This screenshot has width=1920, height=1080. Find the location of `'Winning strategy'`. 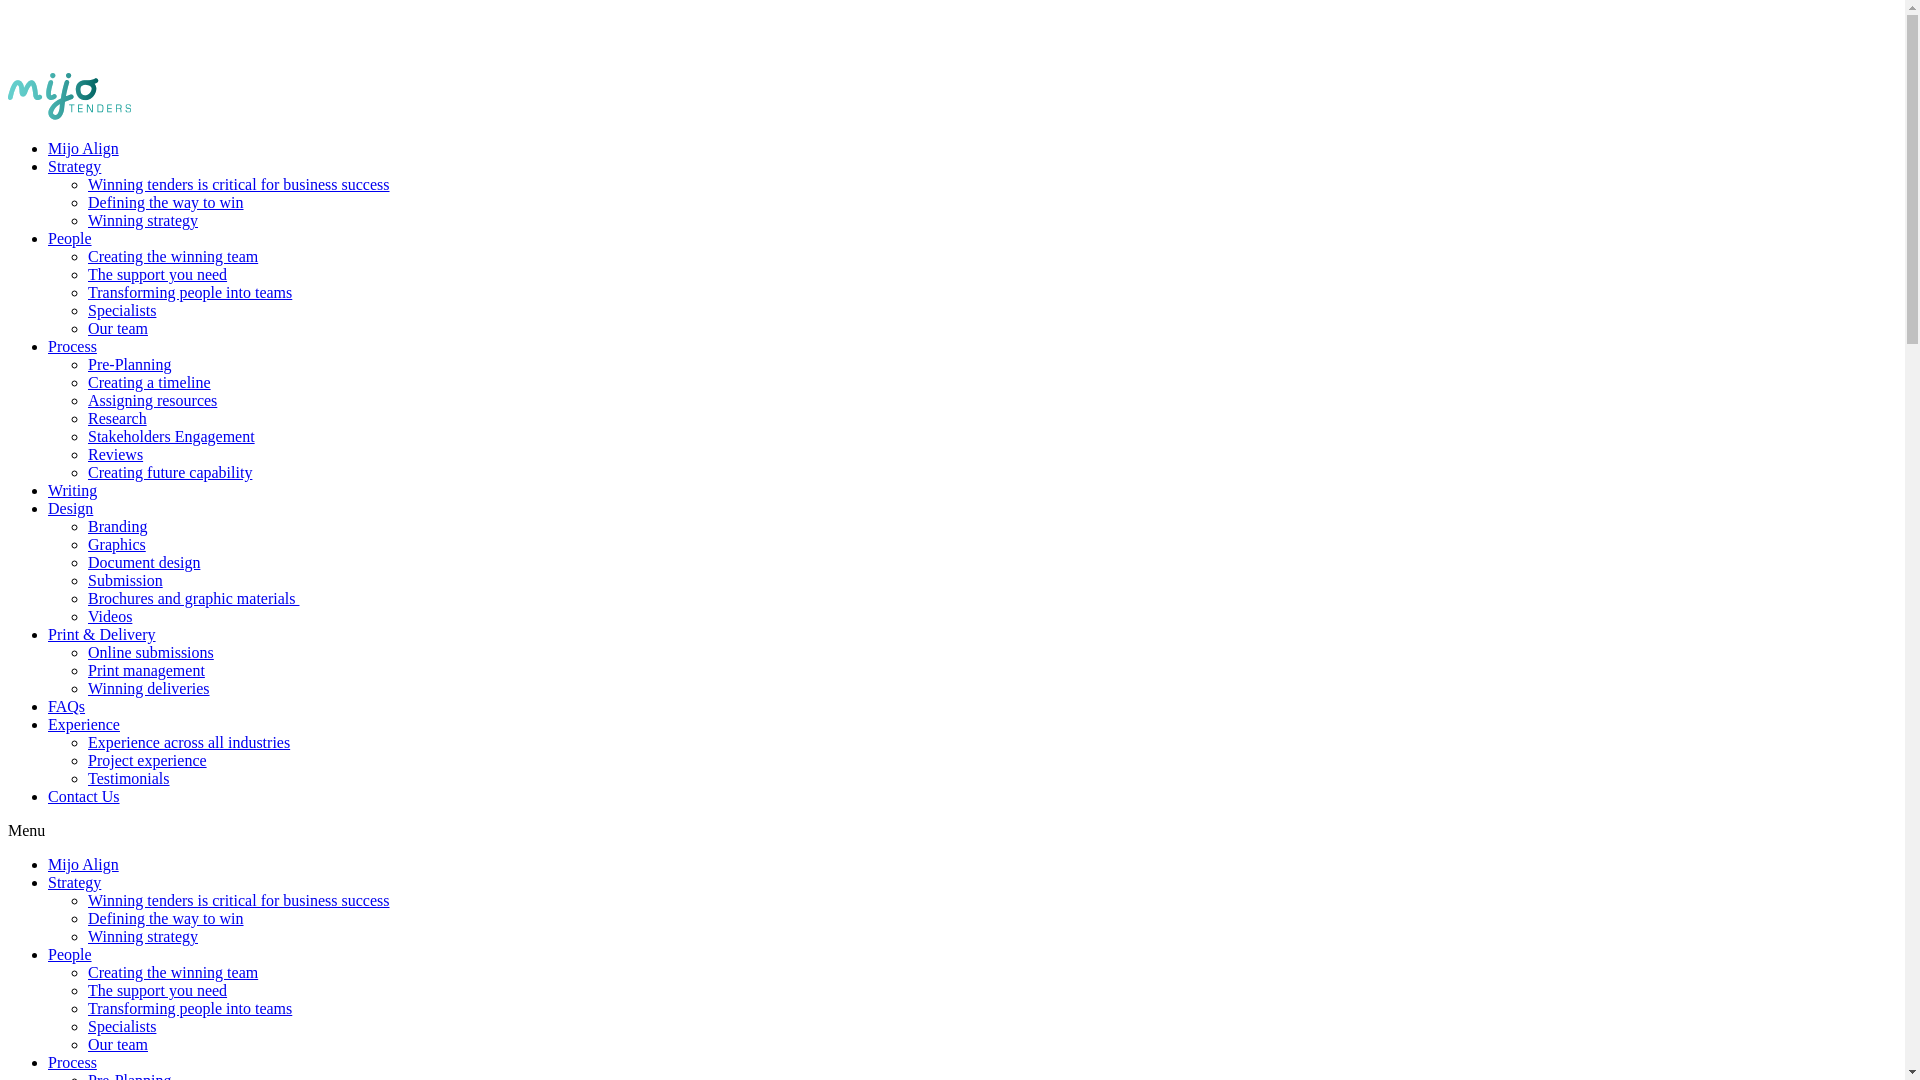

'Winning strategy' is located at coordinates (142, 220).